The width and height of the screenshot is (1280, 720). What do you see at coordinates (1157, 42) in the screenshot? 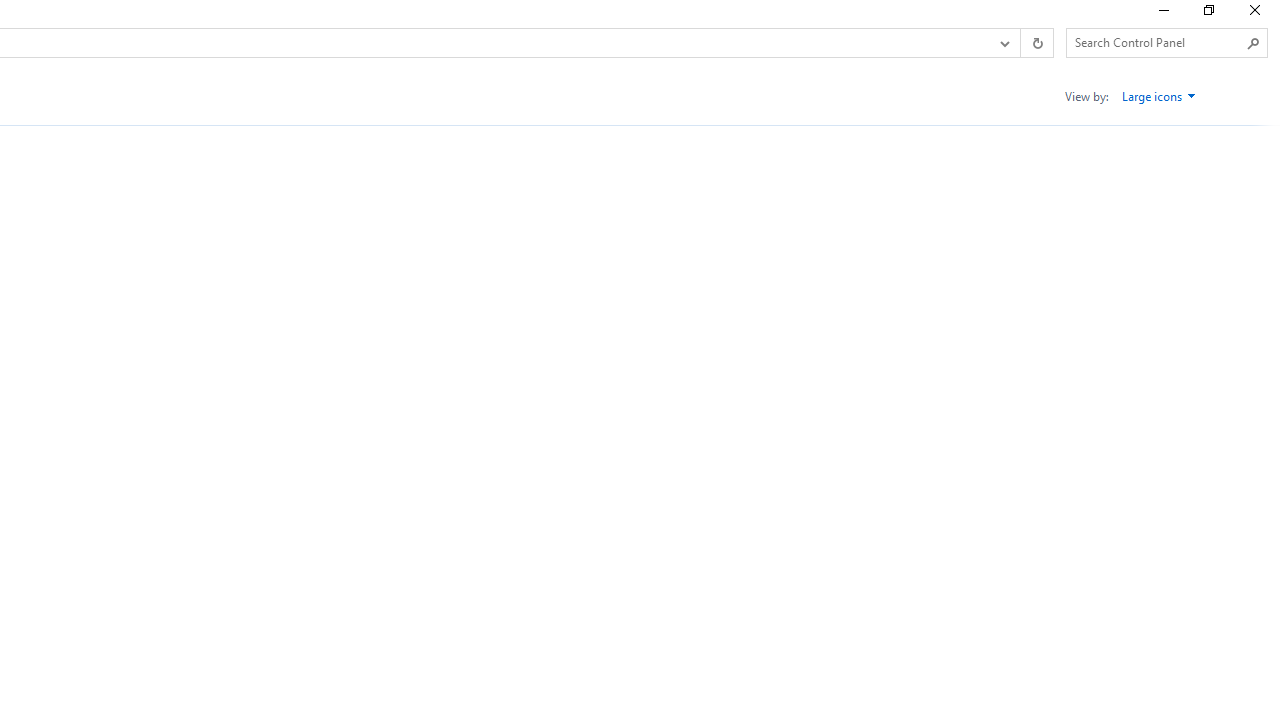
I see `'Search Box'` at bounding box center [1157, 42].